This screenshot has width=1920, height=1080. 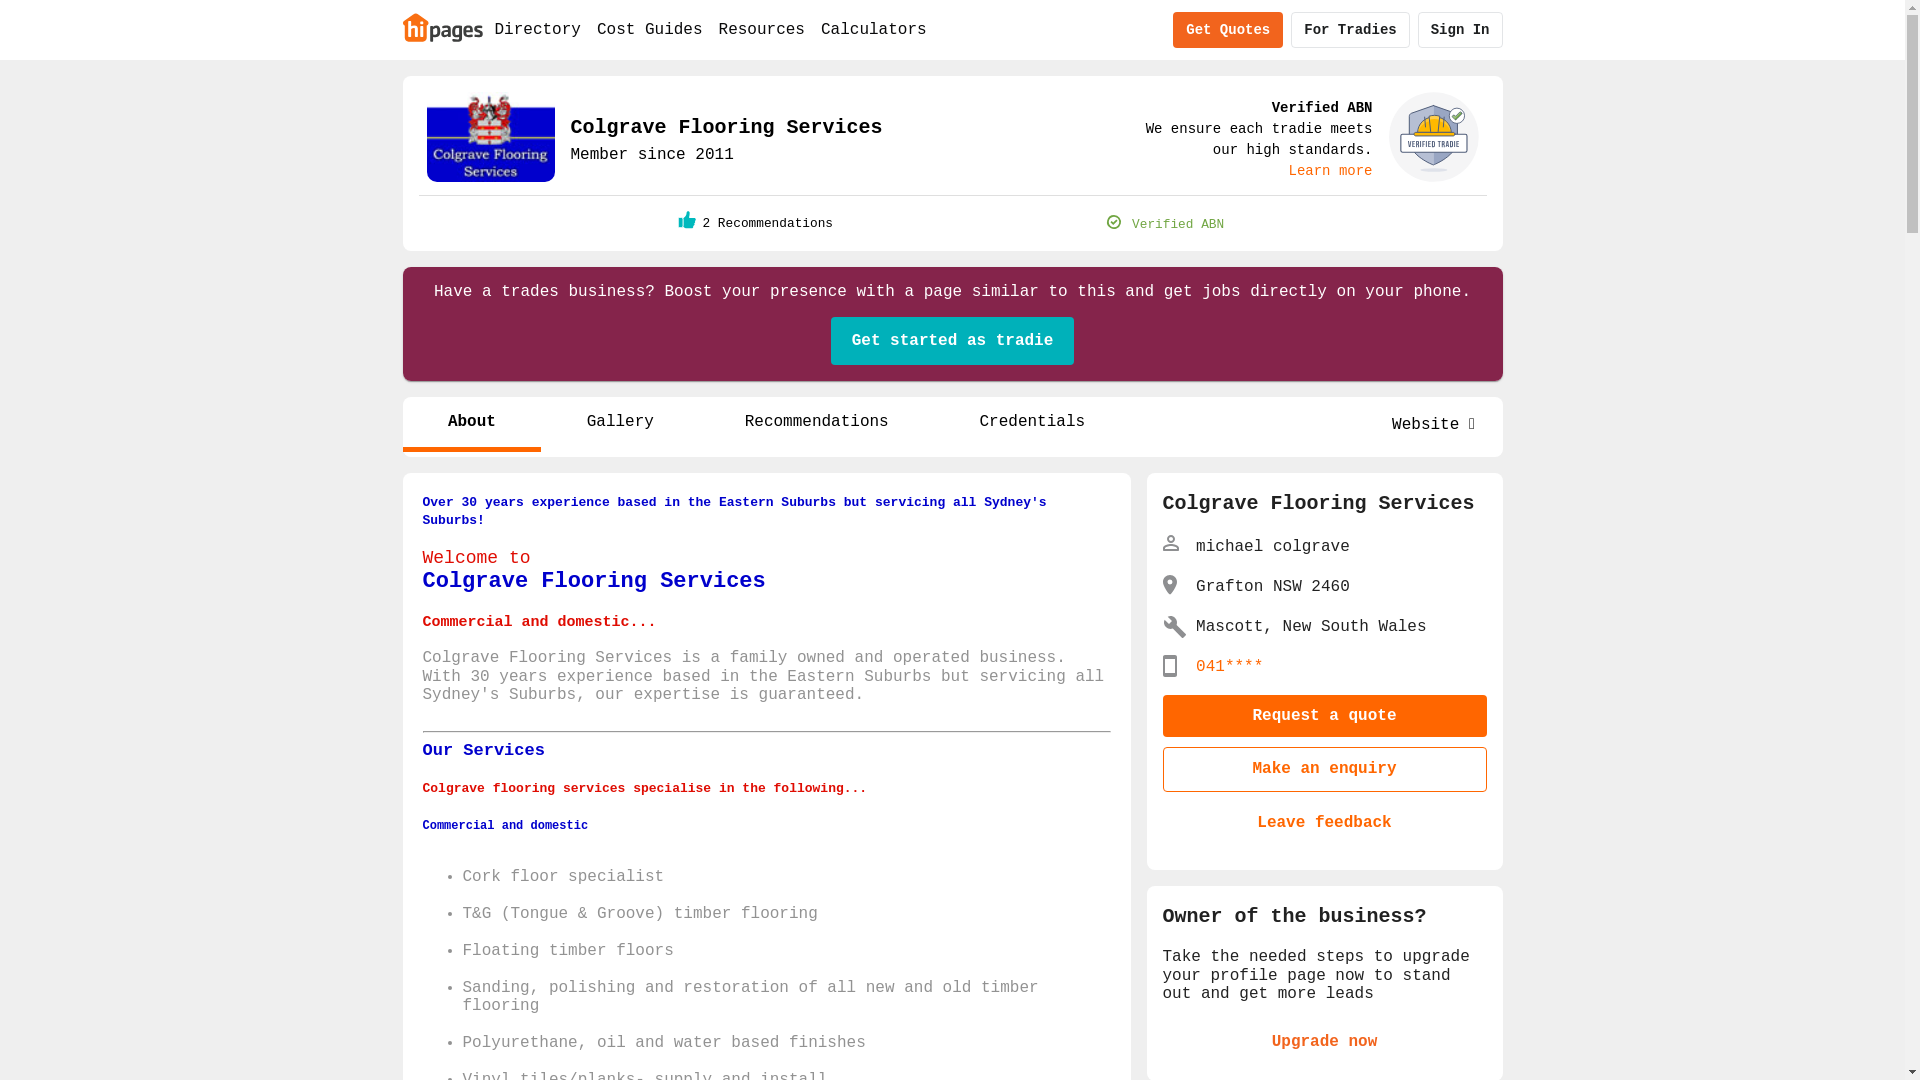 I want to click on 'Resources', so click(x=710, y=30).